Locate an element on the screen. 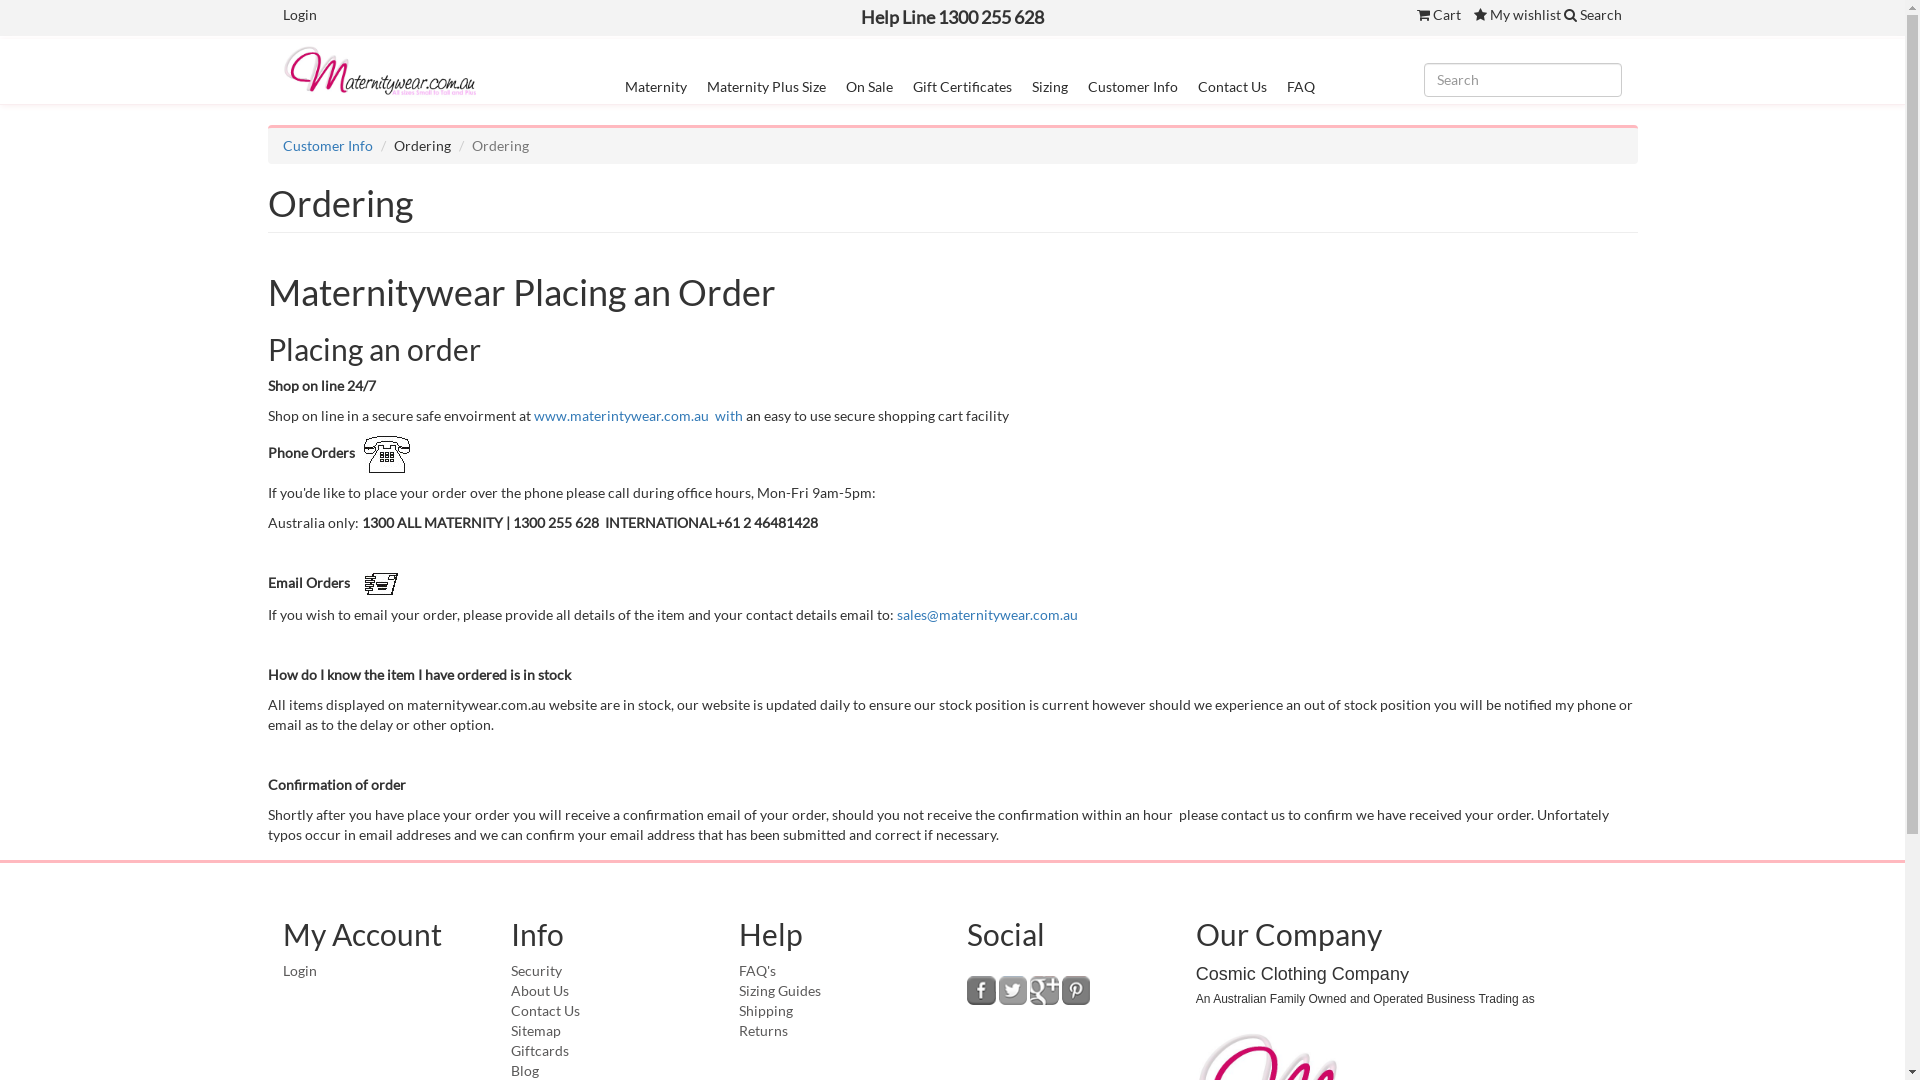 This screenshot has height=1080, width=1920. 'FAQ' is located at coordinates (1300, 85).